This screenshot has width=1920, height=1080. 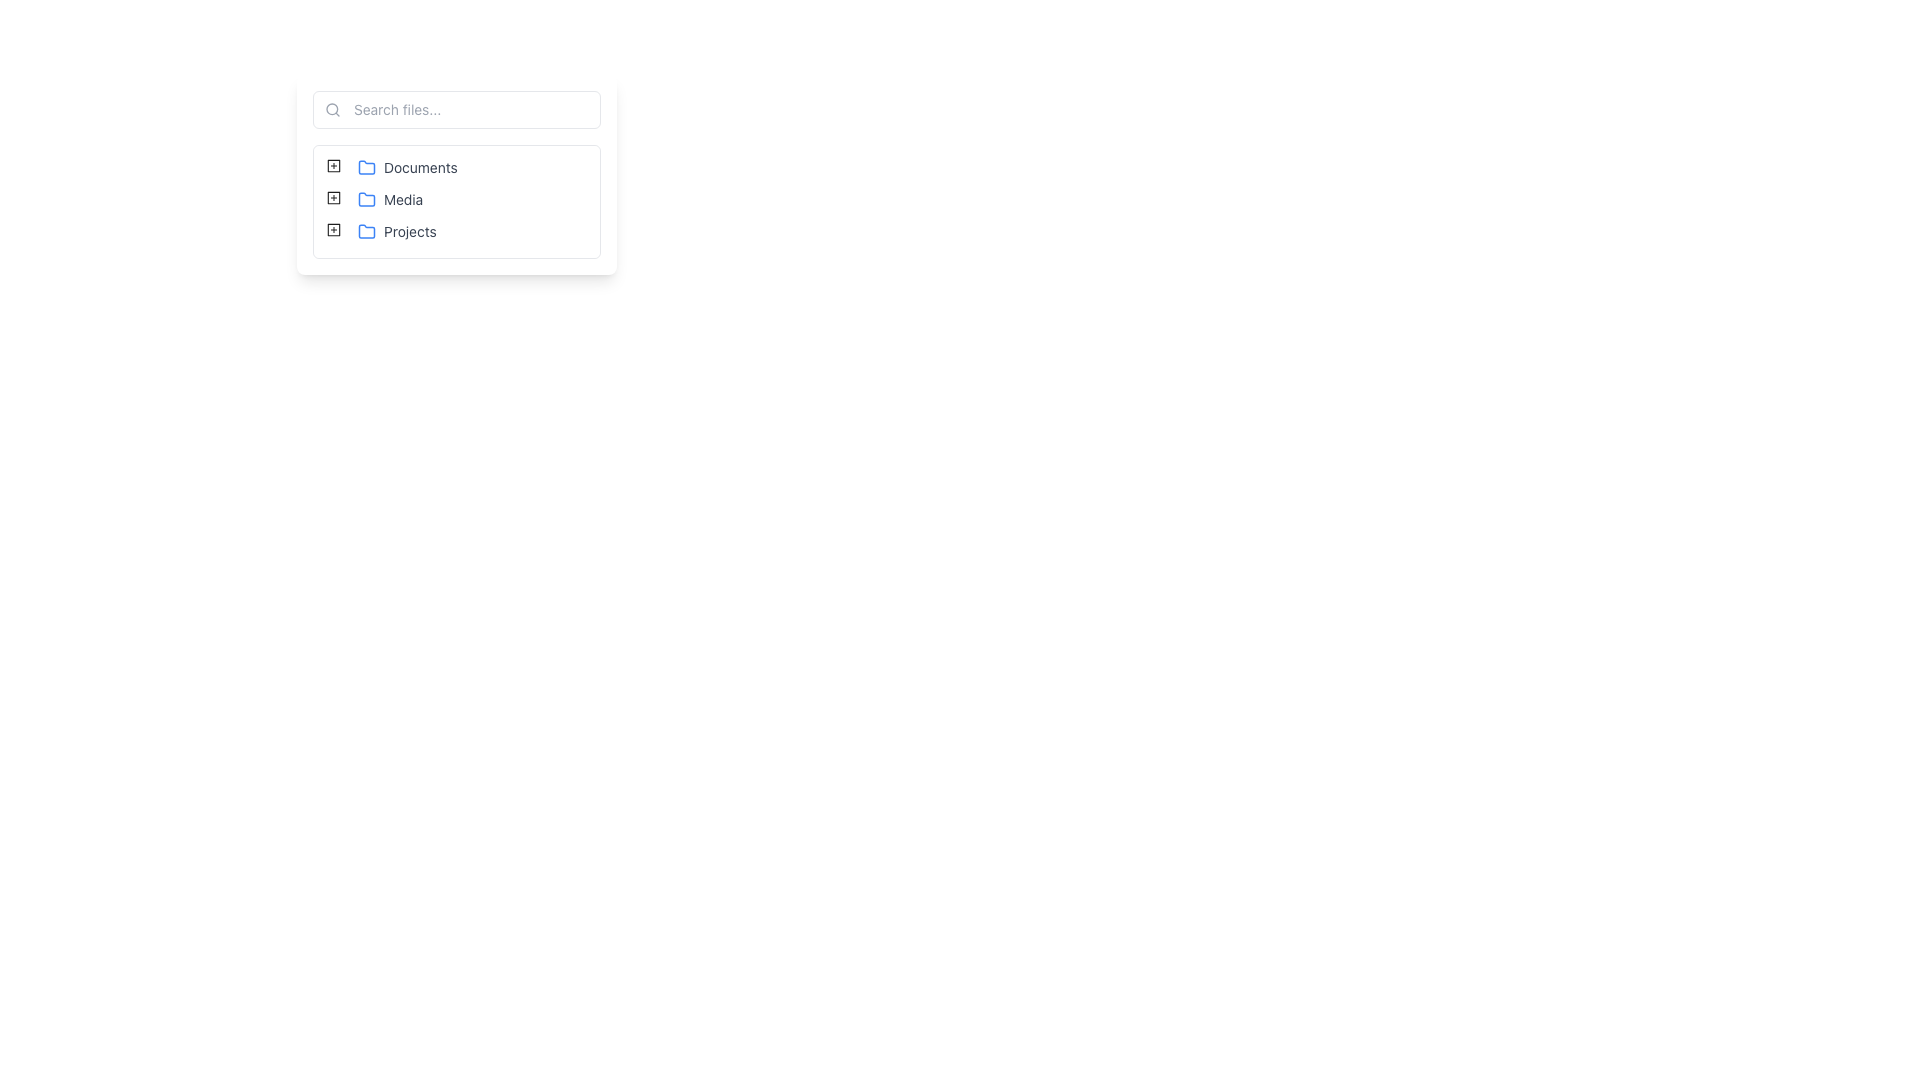 I want to click on the square-shaped icon located to the left of the 'Projects' label in the folder list, so click(x=334, y=229).